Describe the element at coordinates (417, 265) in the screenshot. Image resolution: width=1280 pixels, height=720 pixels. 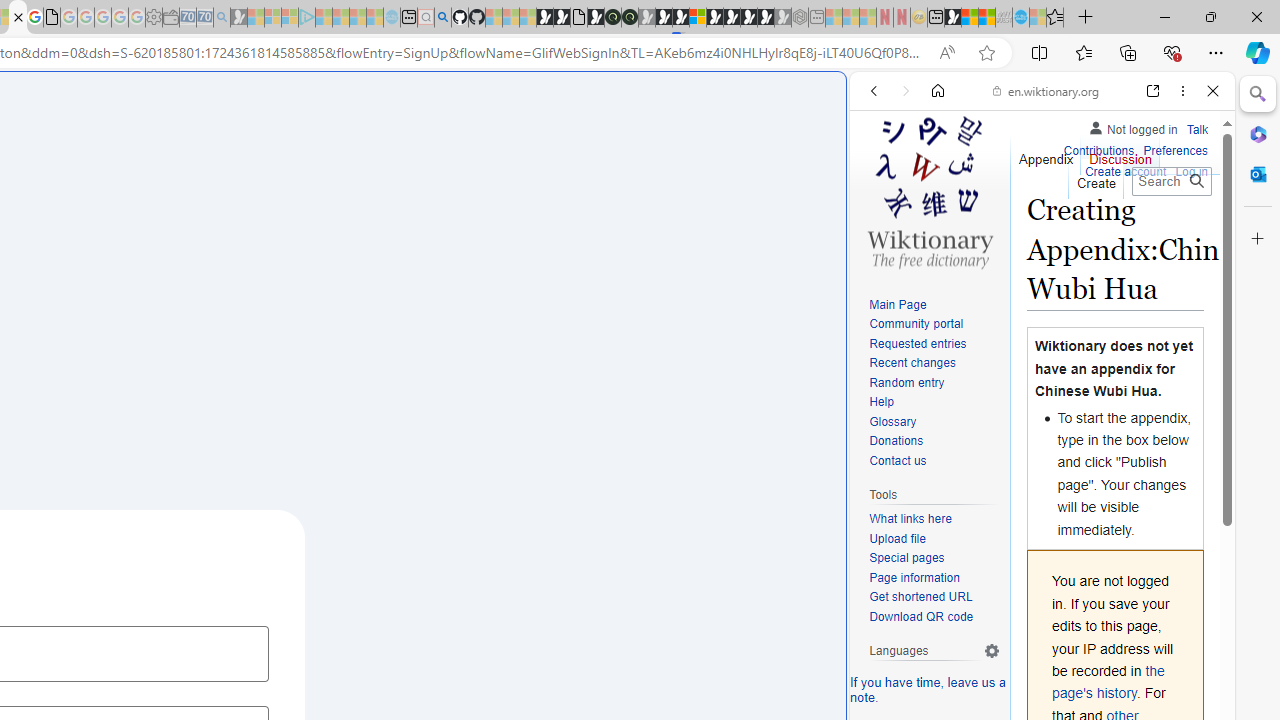
I see `'Frequently visited'` at that location.